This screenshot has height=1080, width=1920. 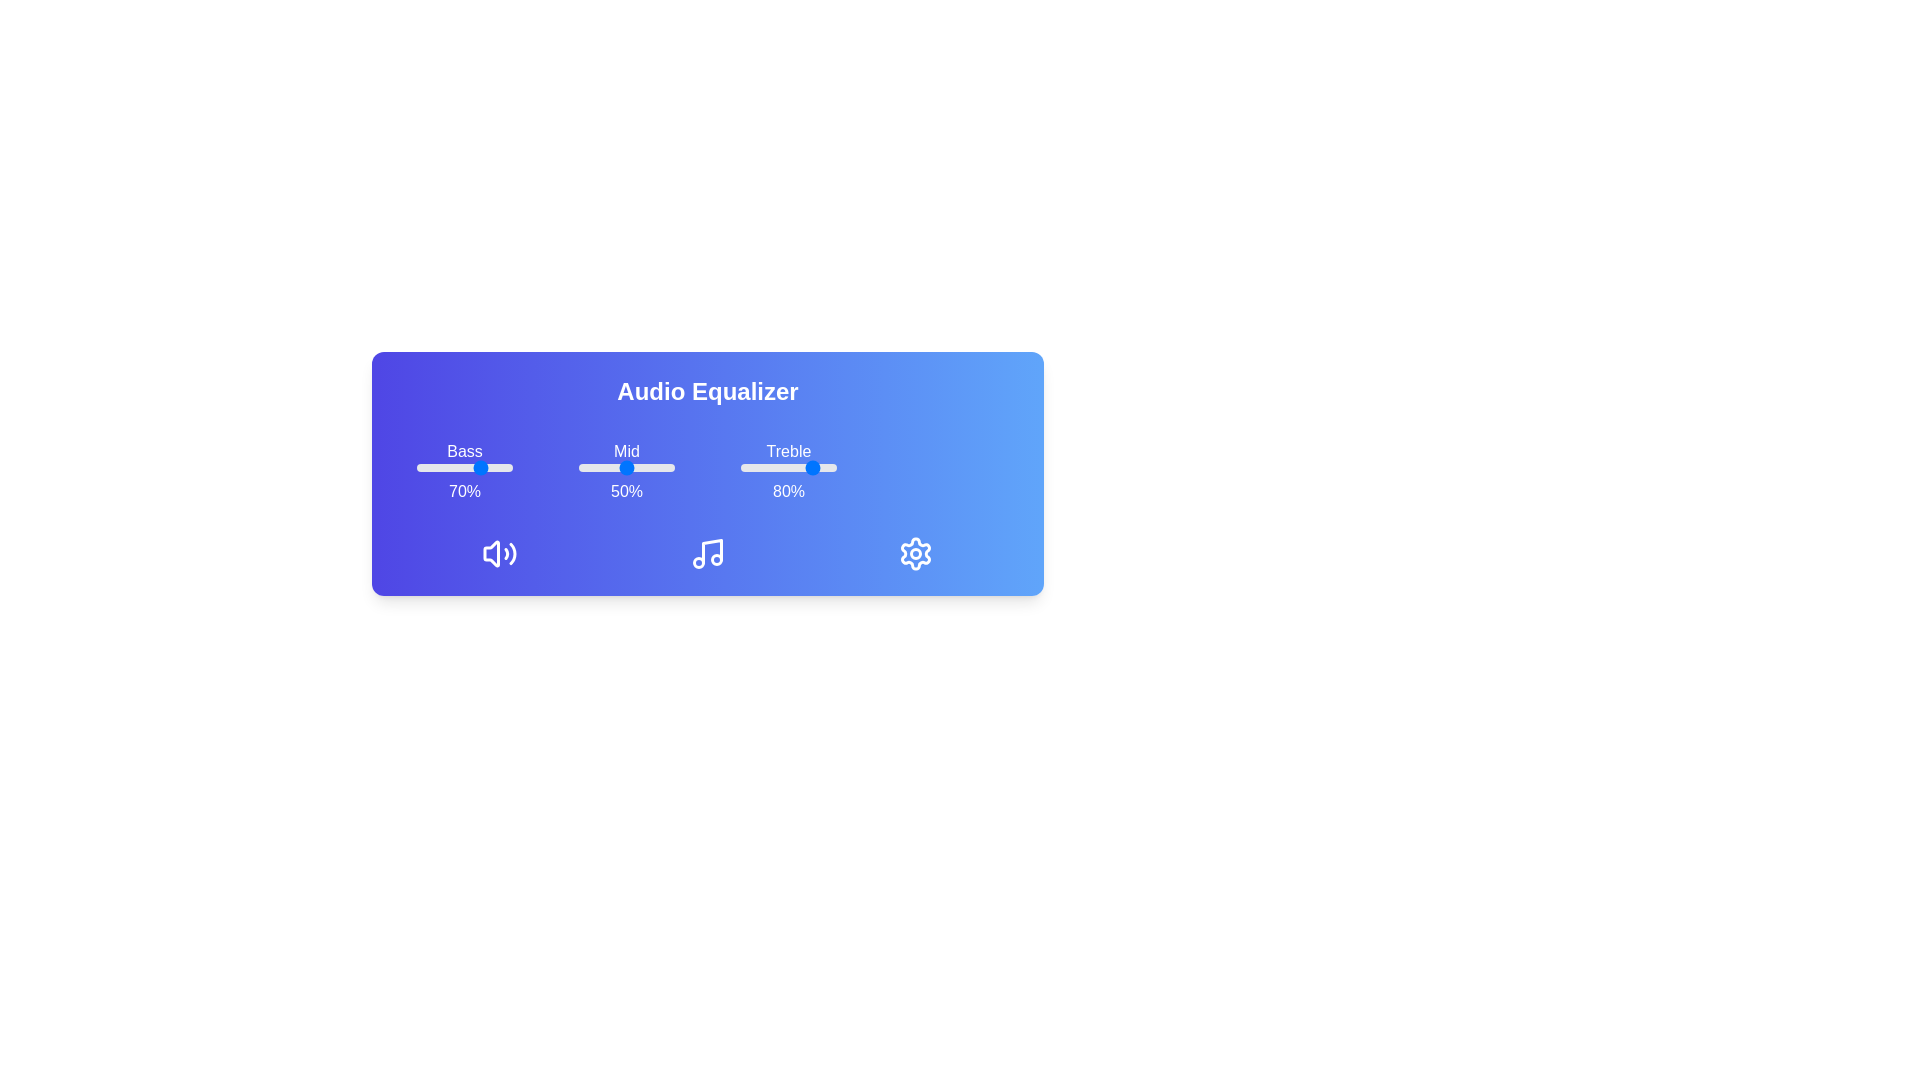 I want to click on the bass slider to 91%, where 91 is a value between 0 and 100, so click(x=504, y=467).